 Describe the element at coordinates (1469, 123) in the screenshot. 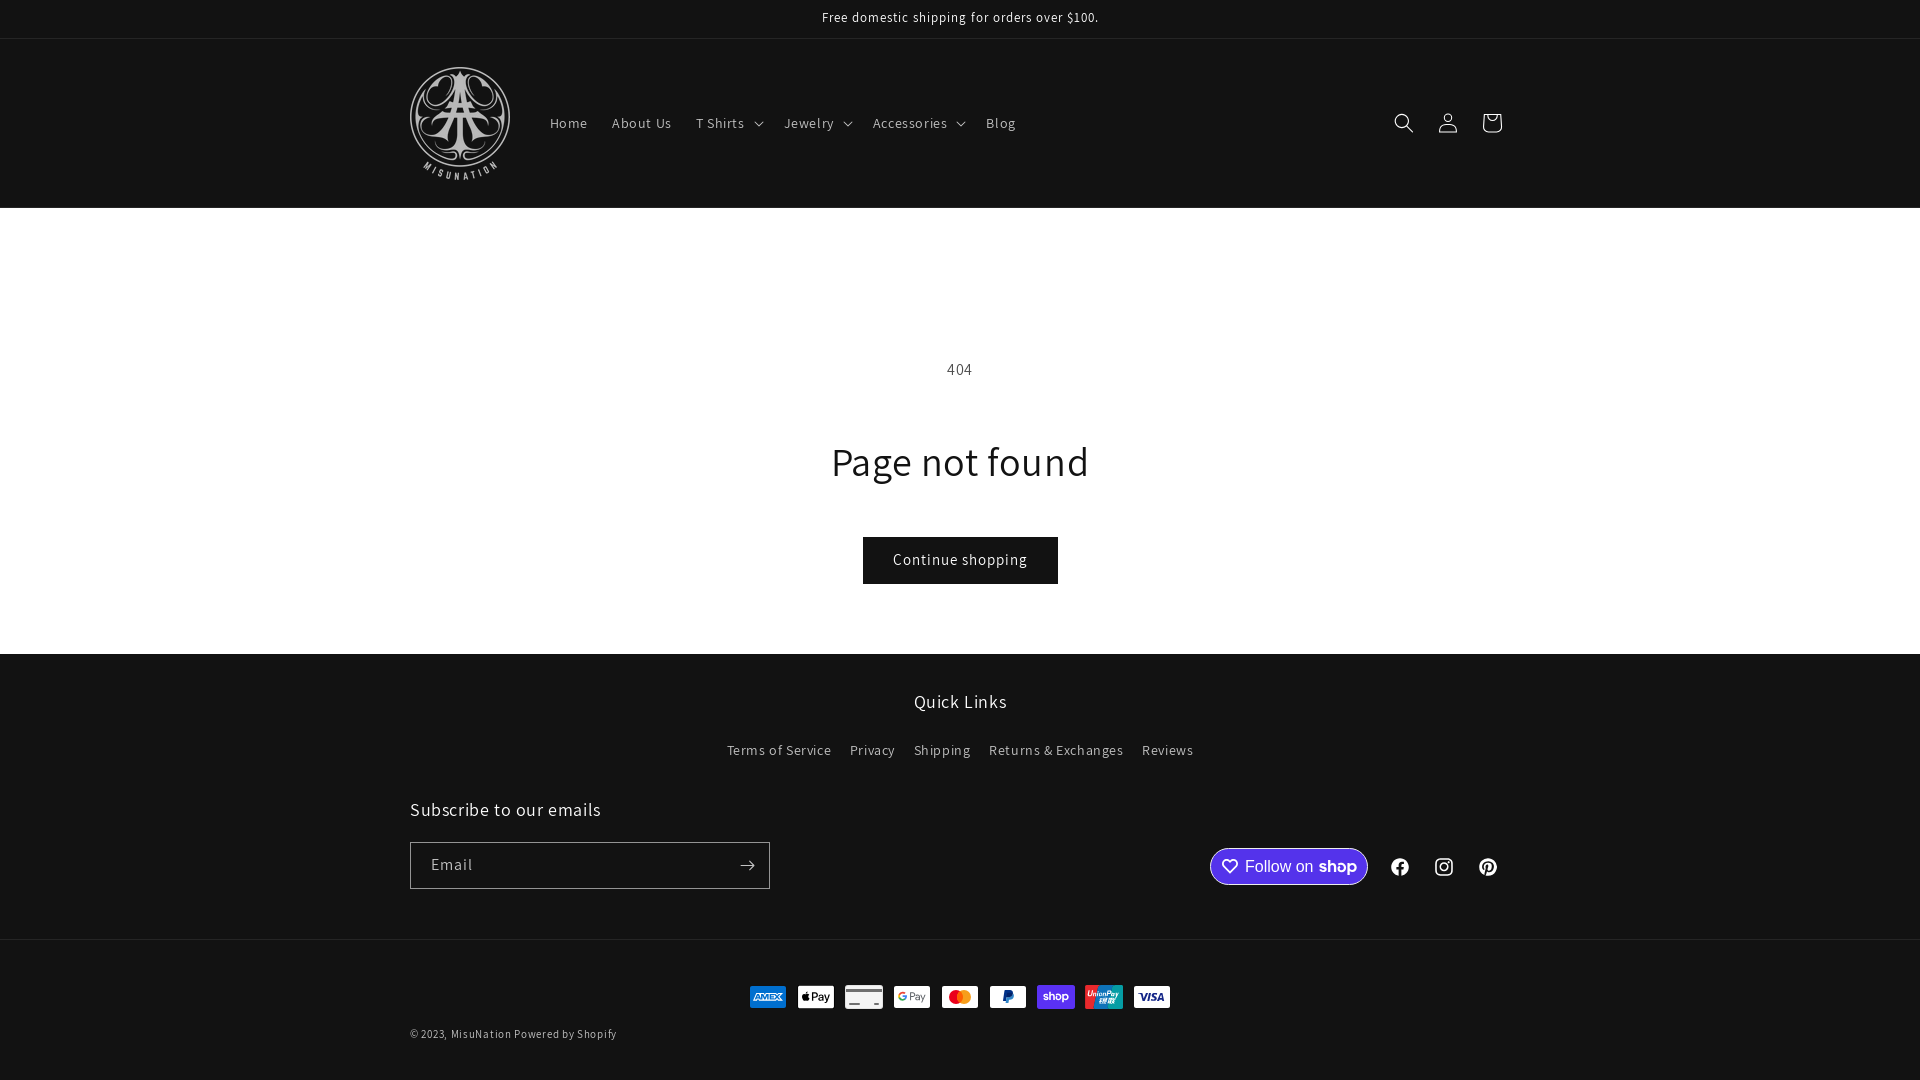

I see `'Cart'` at that location.